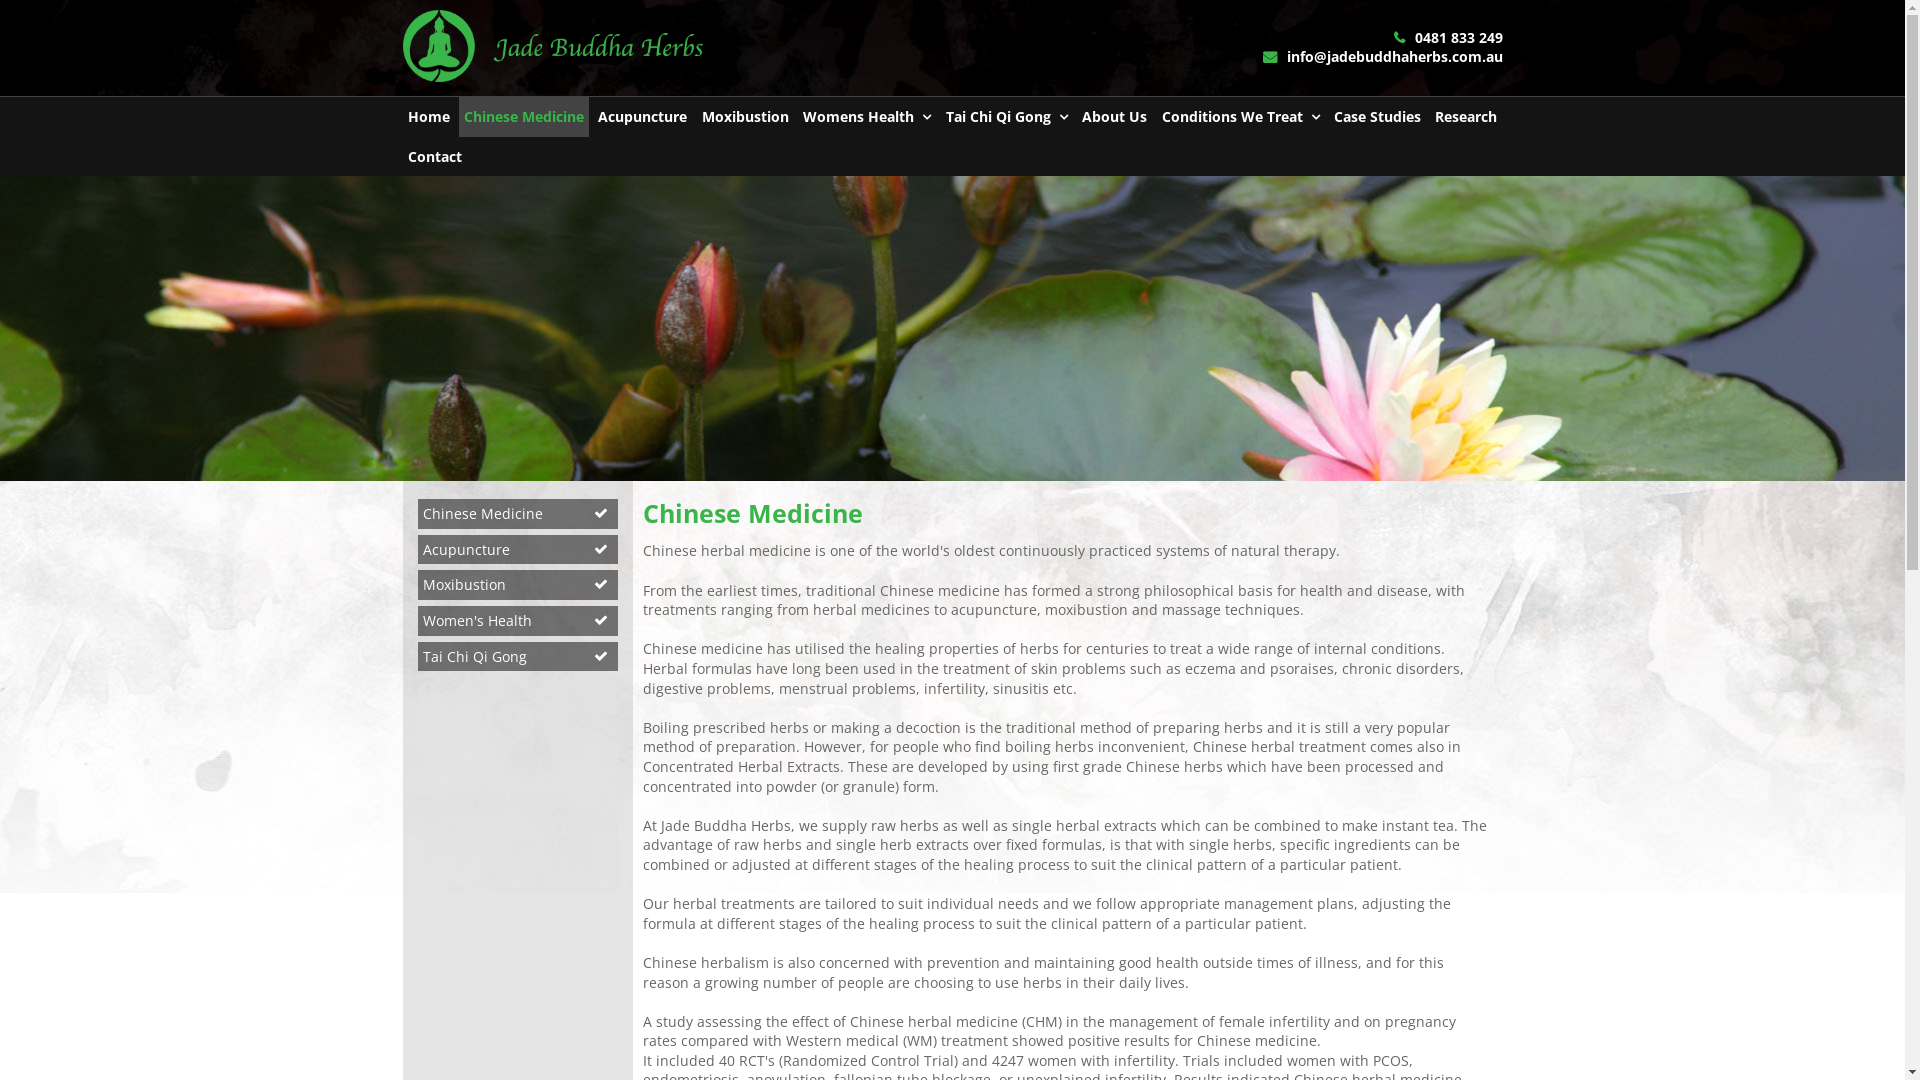  Describe the element at coordinates (416, 550) in the screenshot. I see `'Acupuncture'` at that location.